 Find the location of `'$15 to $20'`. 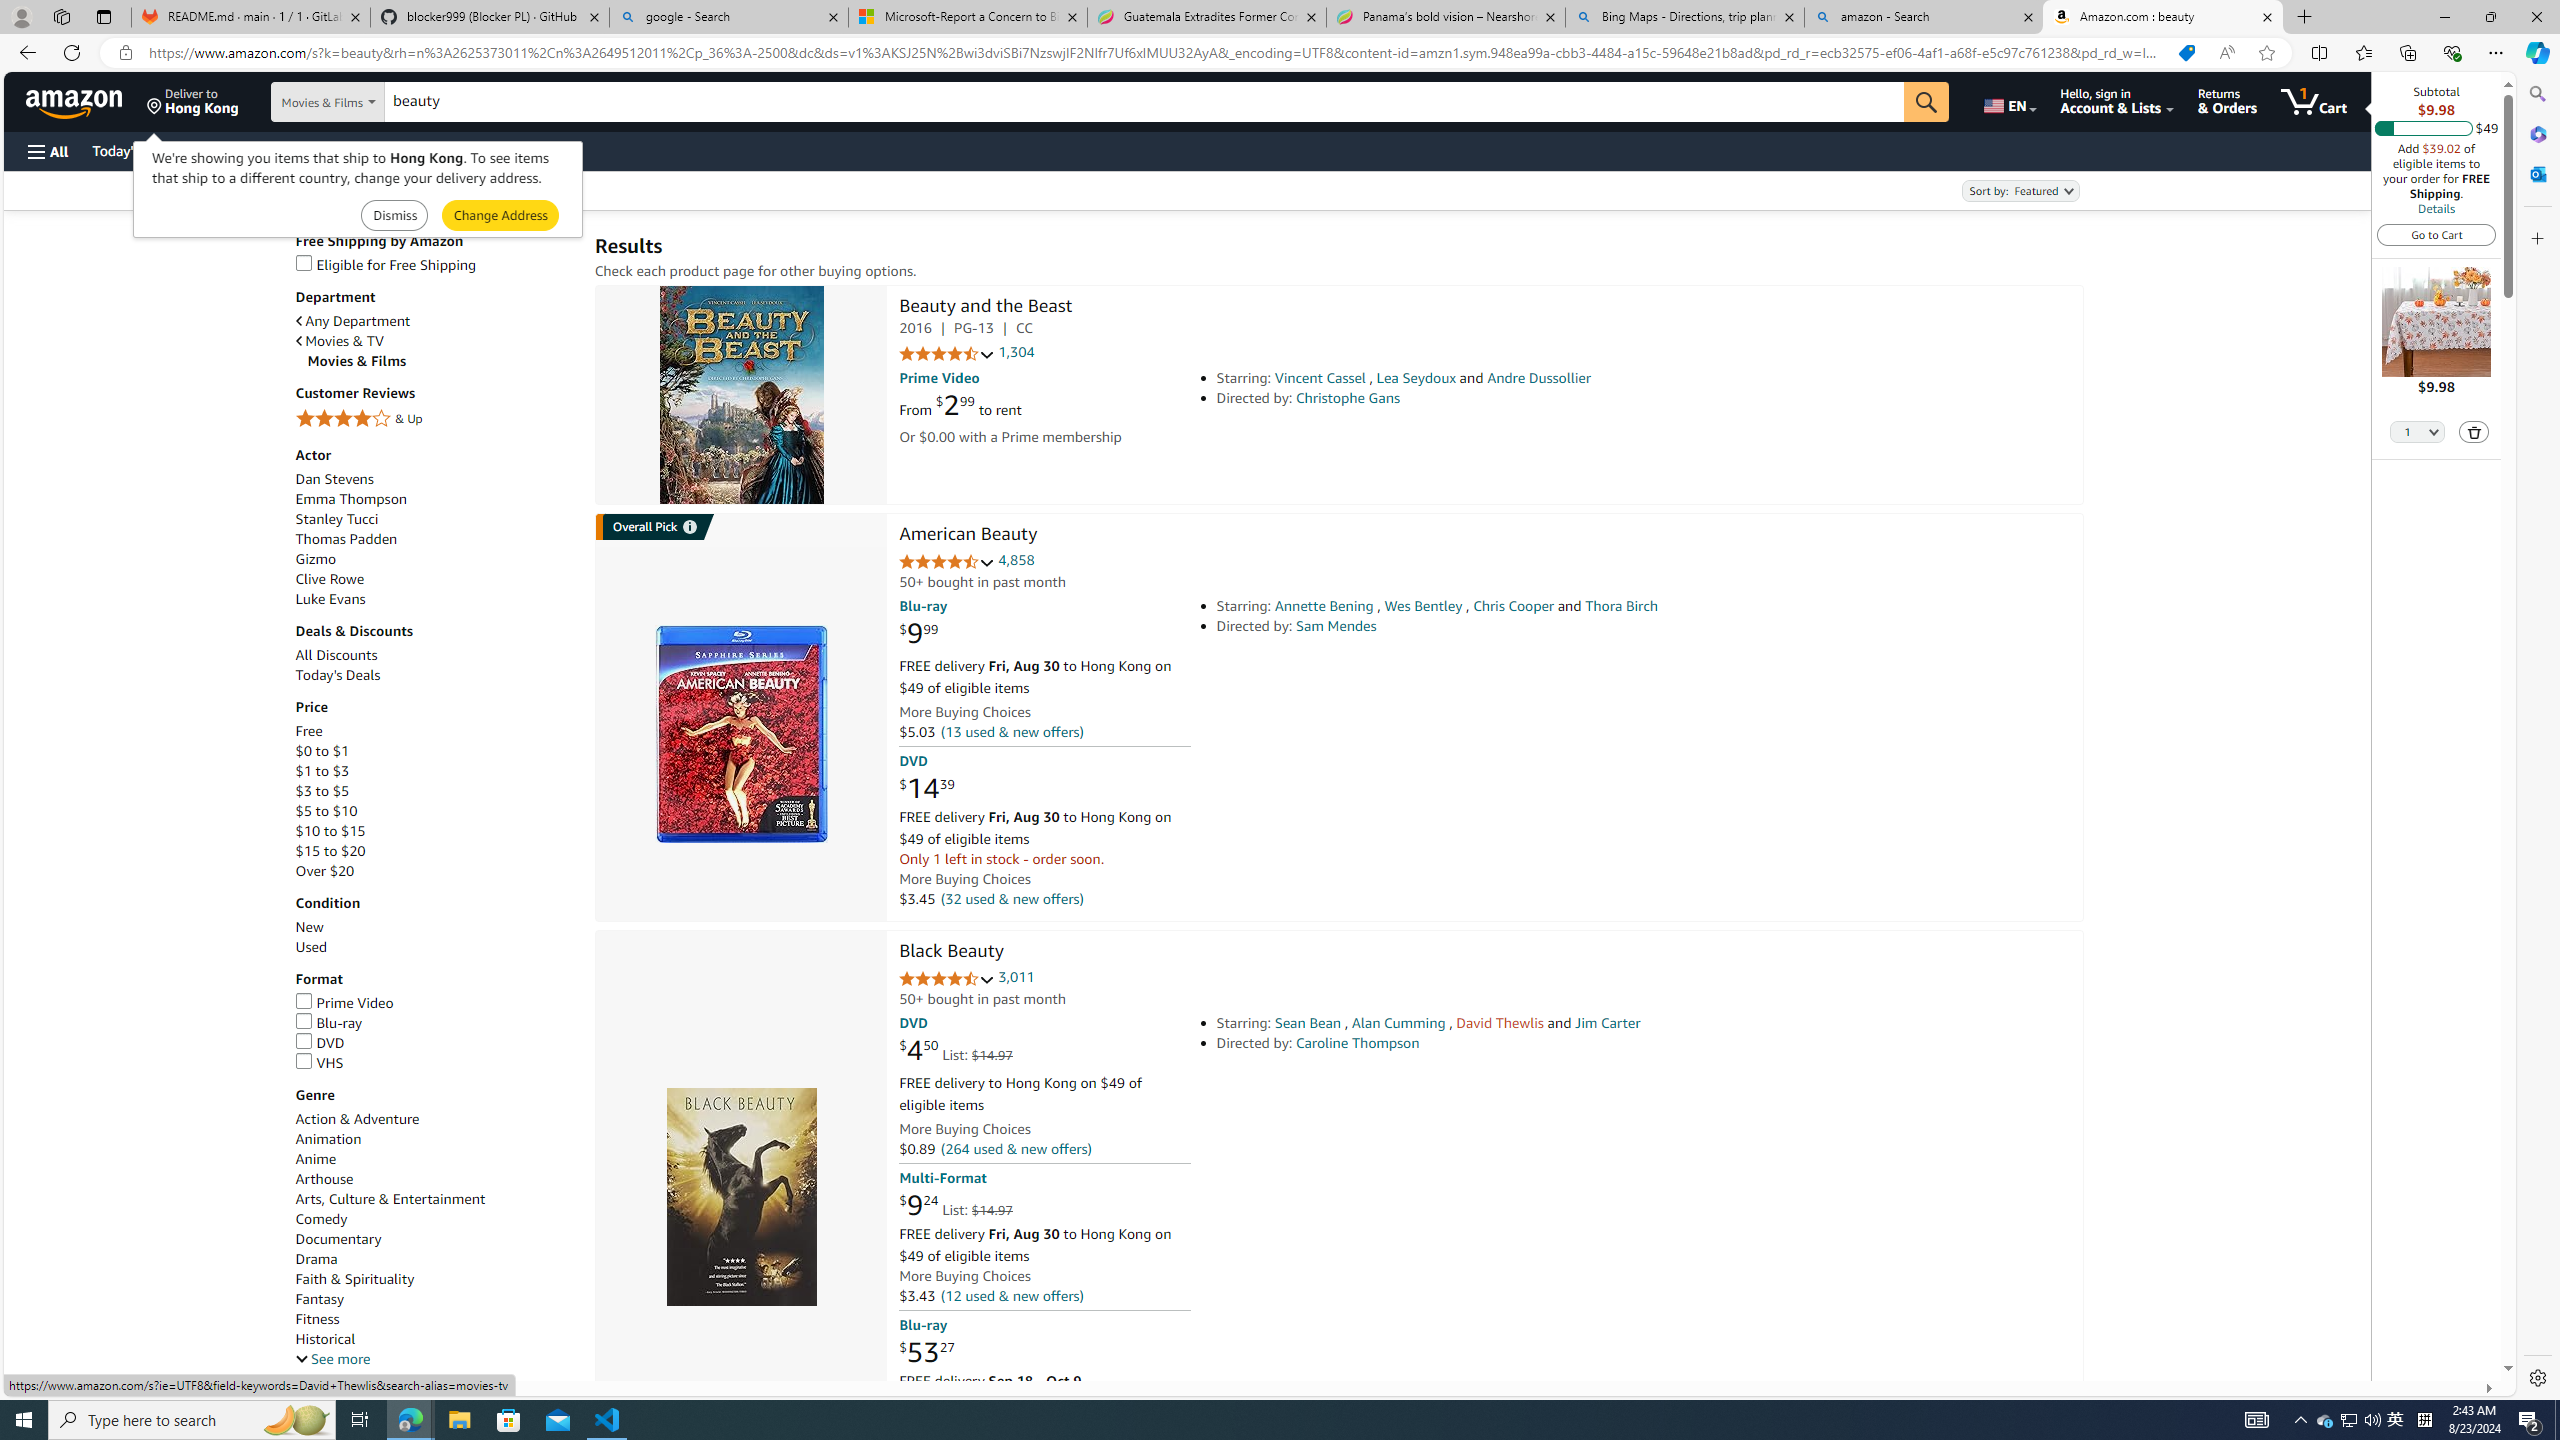

'$15 to $20' is located at coordinates (330, 850).